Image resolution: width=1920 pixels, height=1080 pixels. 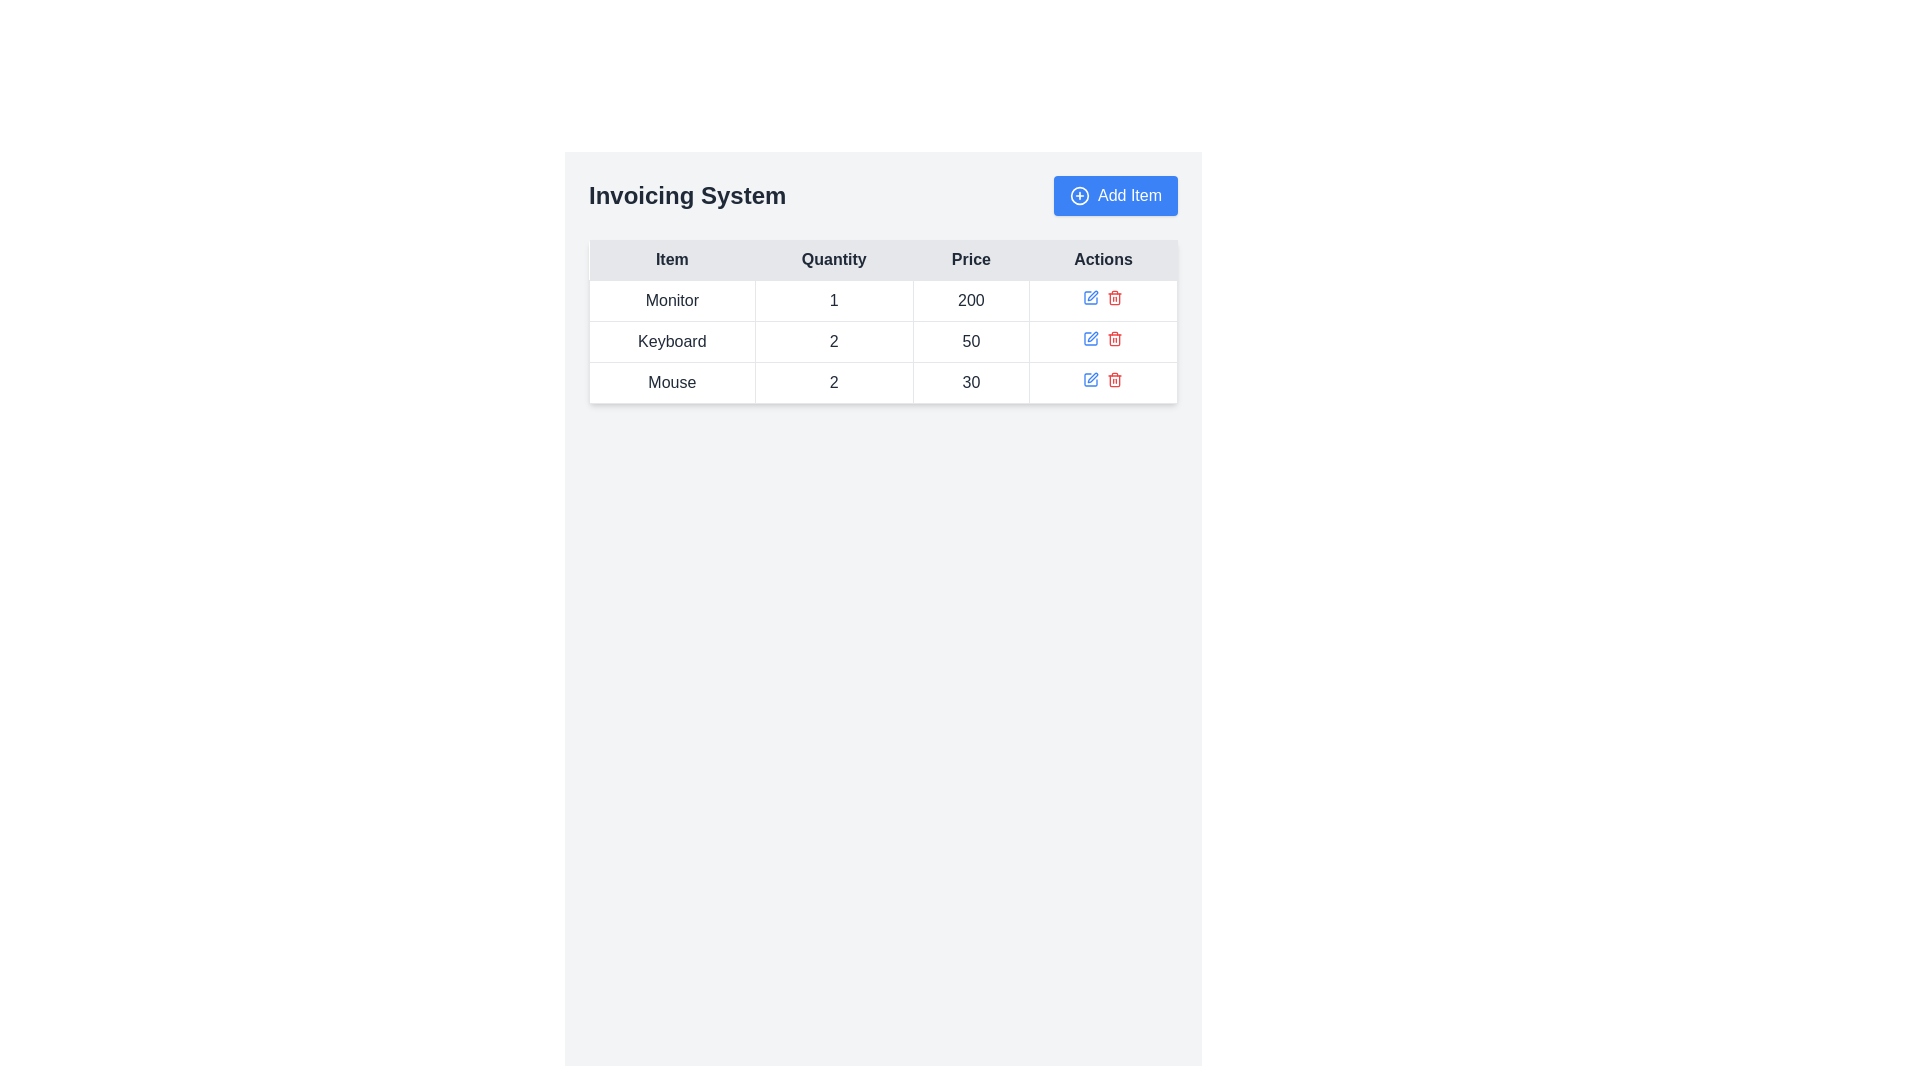 I want to click on the first row of the invoice table containing 'Monitor', which is aligned with the columns for 'Quantity' and 'Price', so click(x=882, y=300).